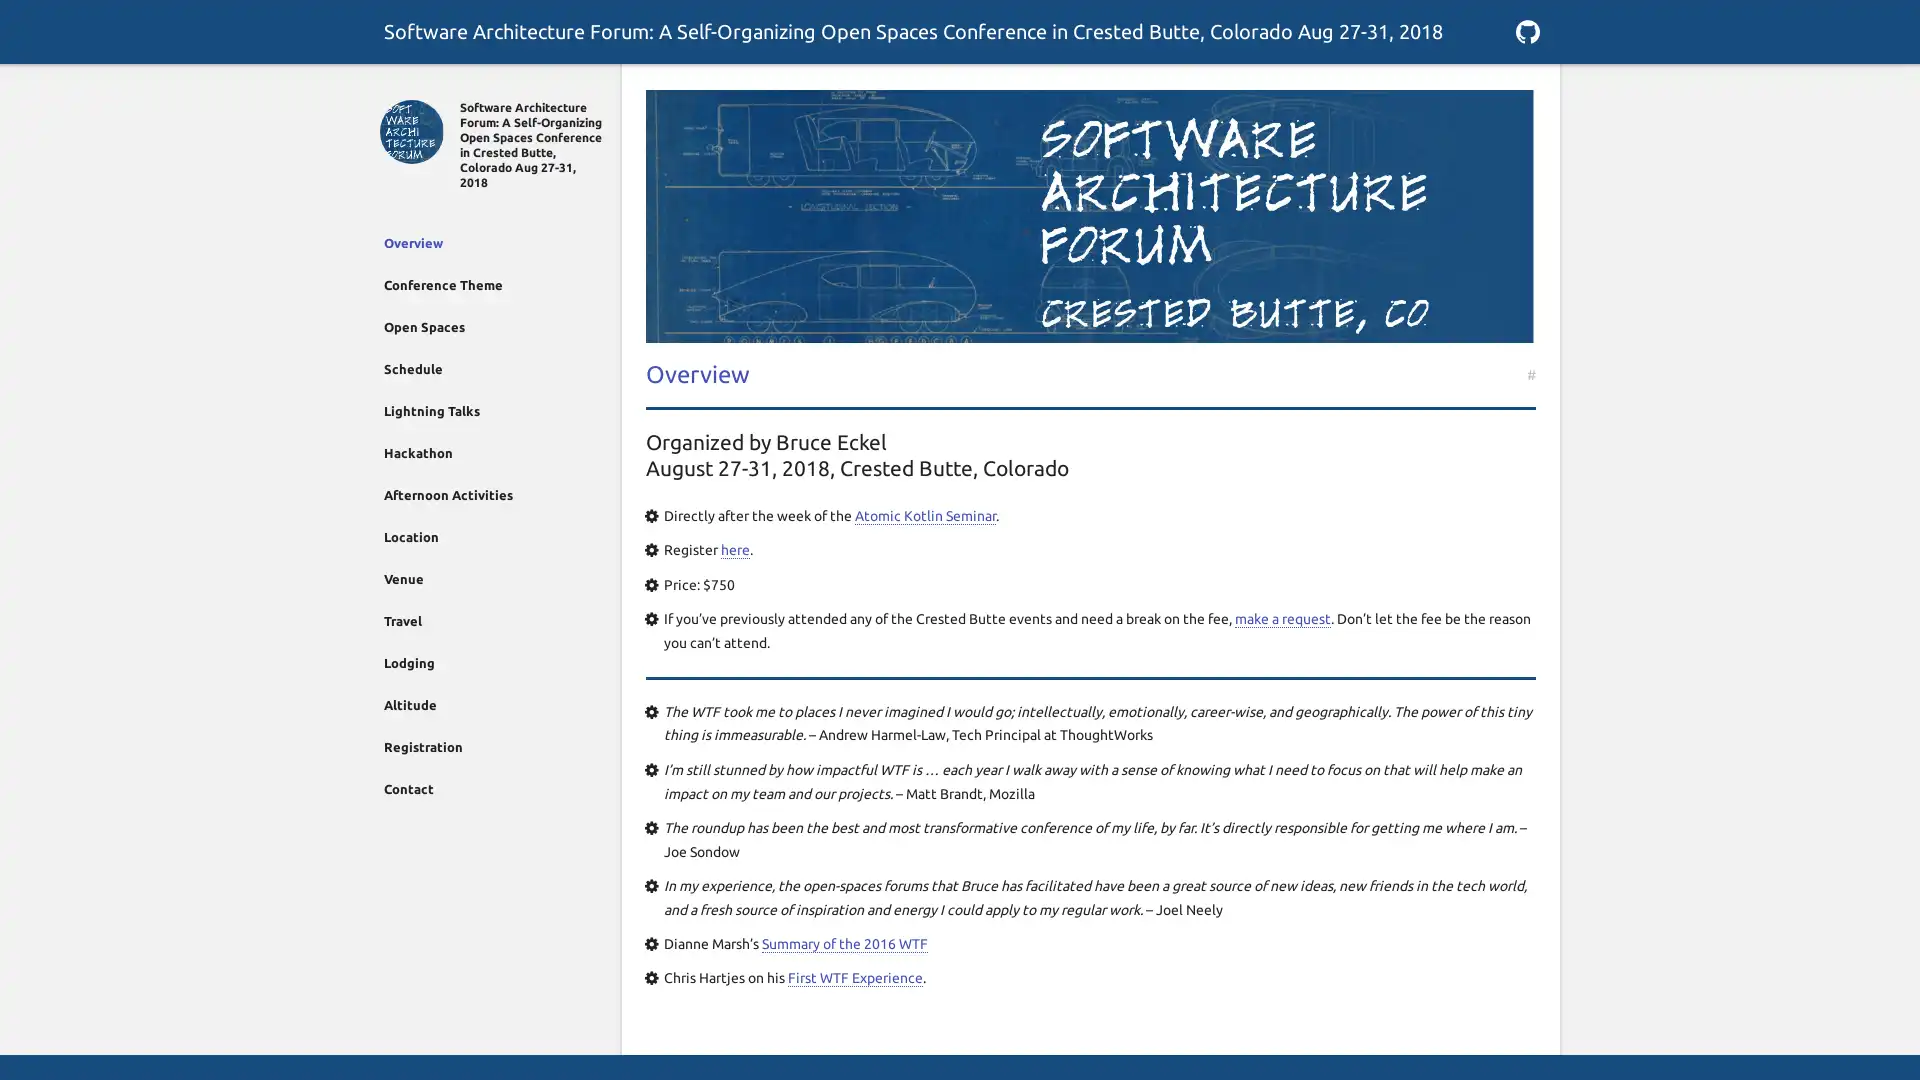  I want to click on Close, so click(392, 87).